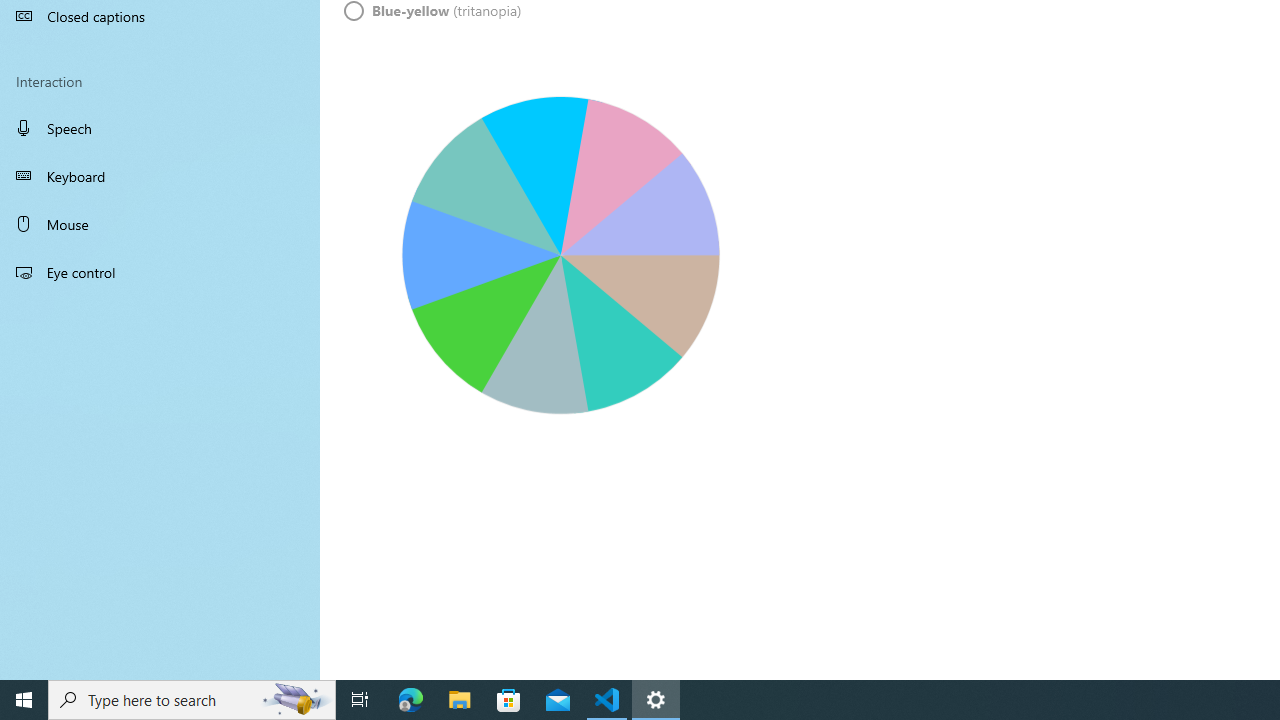 This screenshot has height=720, width=1280. I want to click on 'Settings - 1 running window', so click(656, 698).